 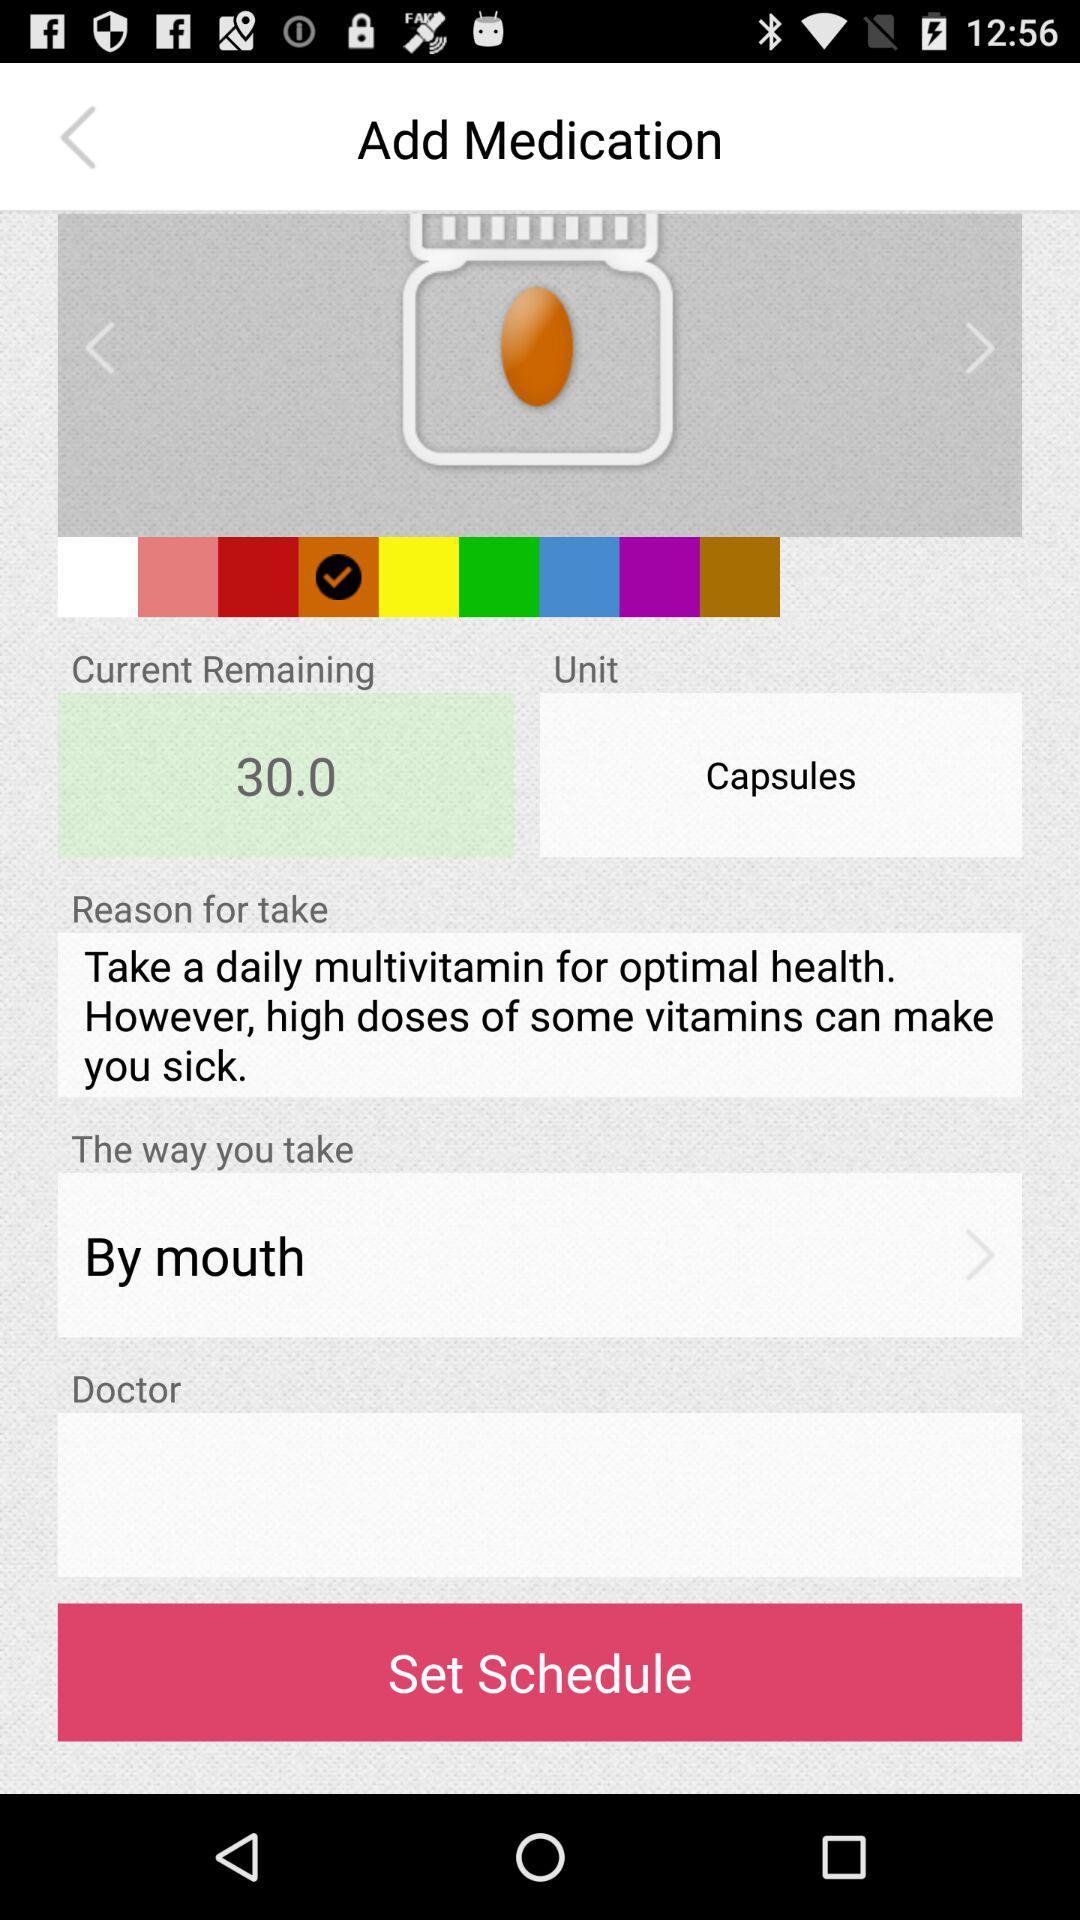 I want to click on the arrow_backward icon, so click(x=82, y=147).